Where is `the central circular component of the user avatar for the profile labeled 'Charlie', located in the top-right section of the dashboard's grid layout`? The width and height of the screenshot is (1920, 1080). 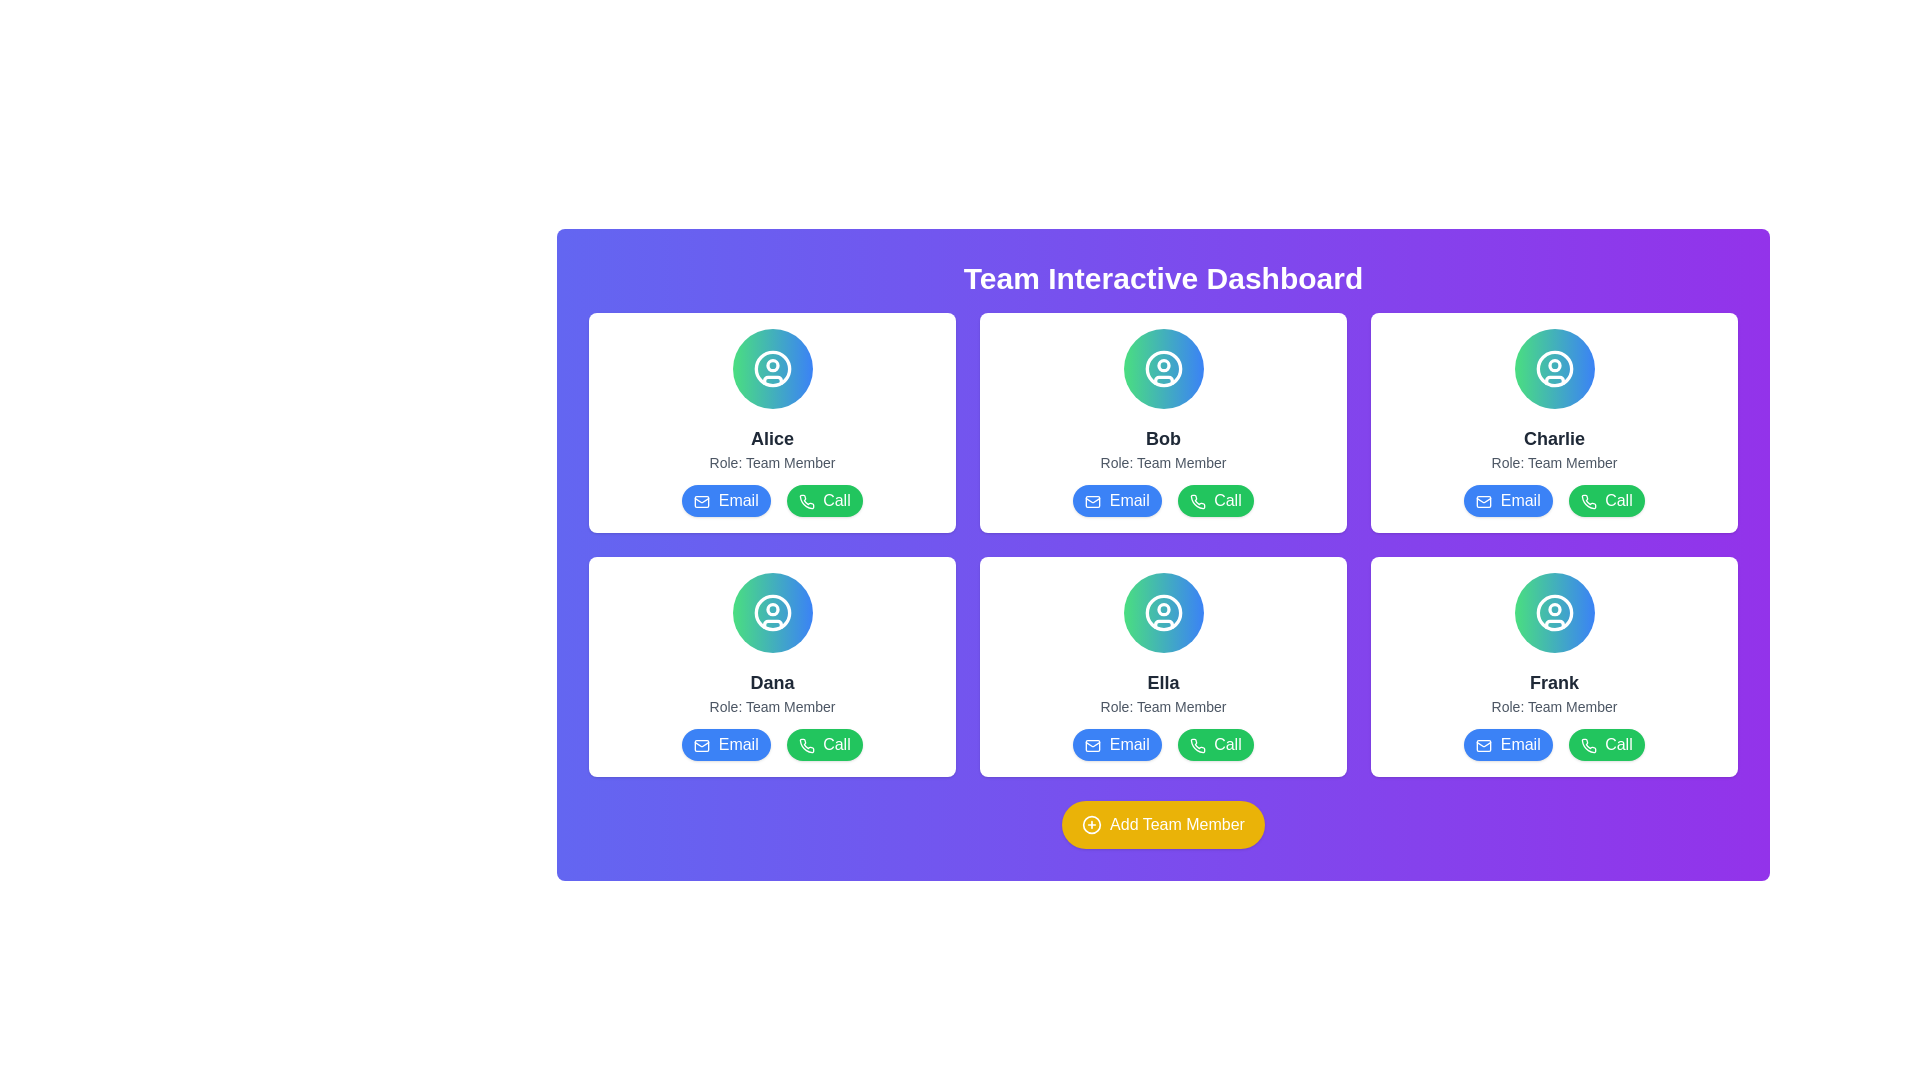
the central circular component of the user avatar for the profile labeled 'Charlie', located in the top-right section of the dashboard's grid layout is located at coordinates (1553, 369).